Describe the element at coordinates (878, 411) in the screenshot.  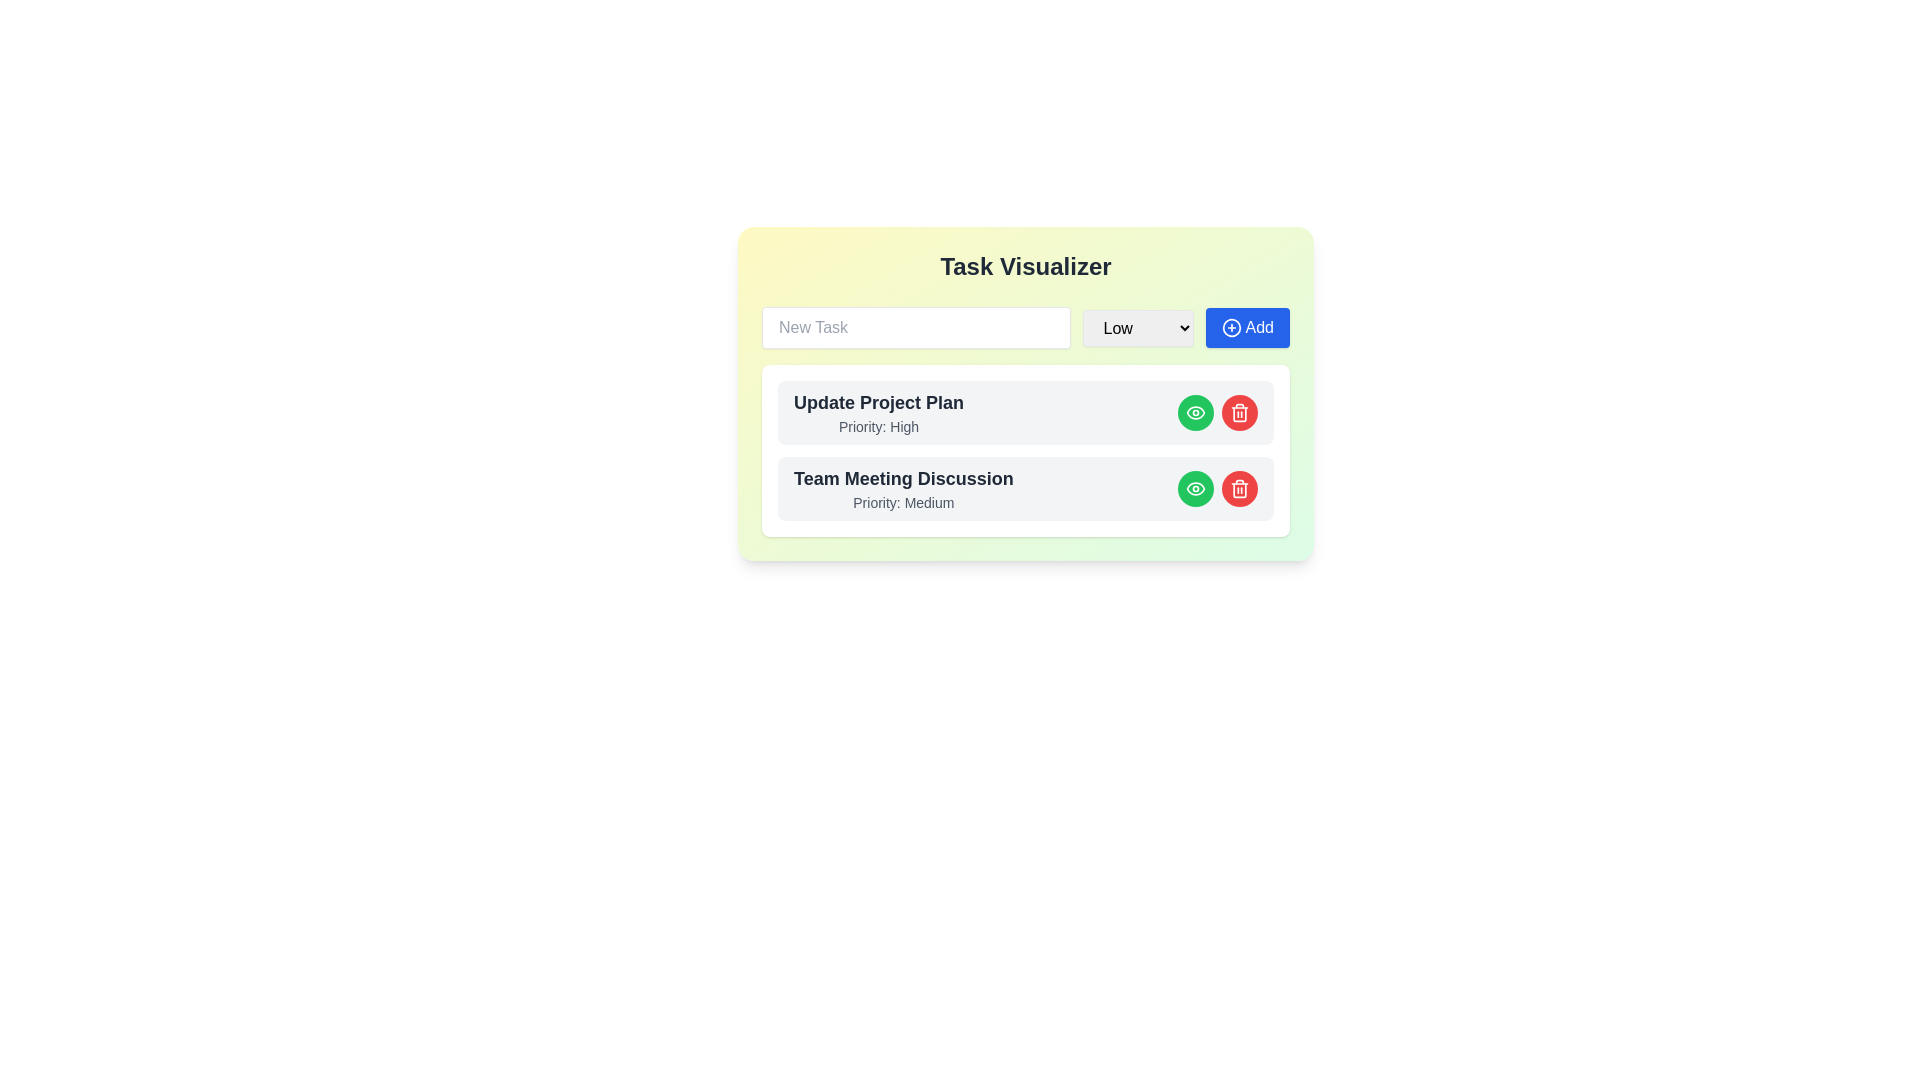
I see `the text block that displays the task title 'Update Project Plan' and its priority level 'High' in the Task Visualizer interface` at that location.